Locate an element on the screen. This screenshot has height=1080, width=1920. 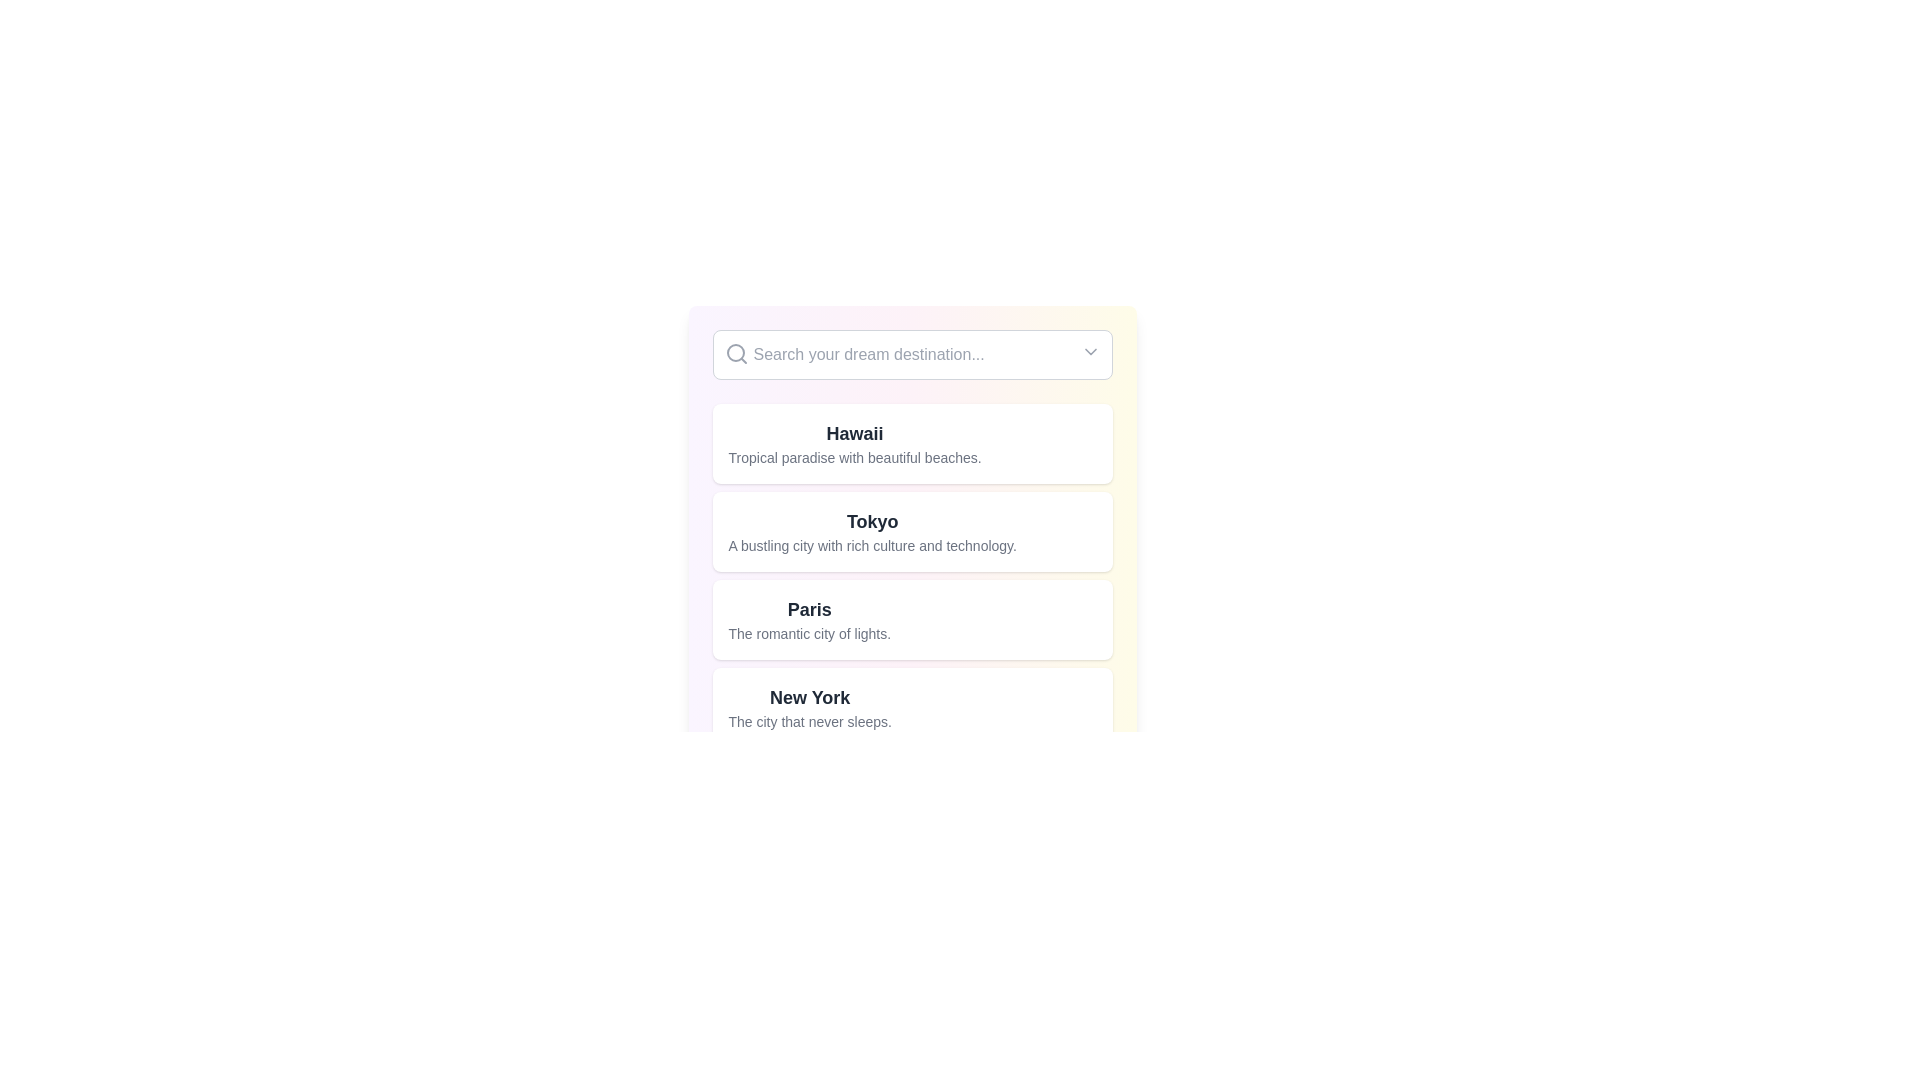
descriptive text block located directly below the 'New York' text, aligned to its left edge within the destination listing section is located at coordinates (810, 721).